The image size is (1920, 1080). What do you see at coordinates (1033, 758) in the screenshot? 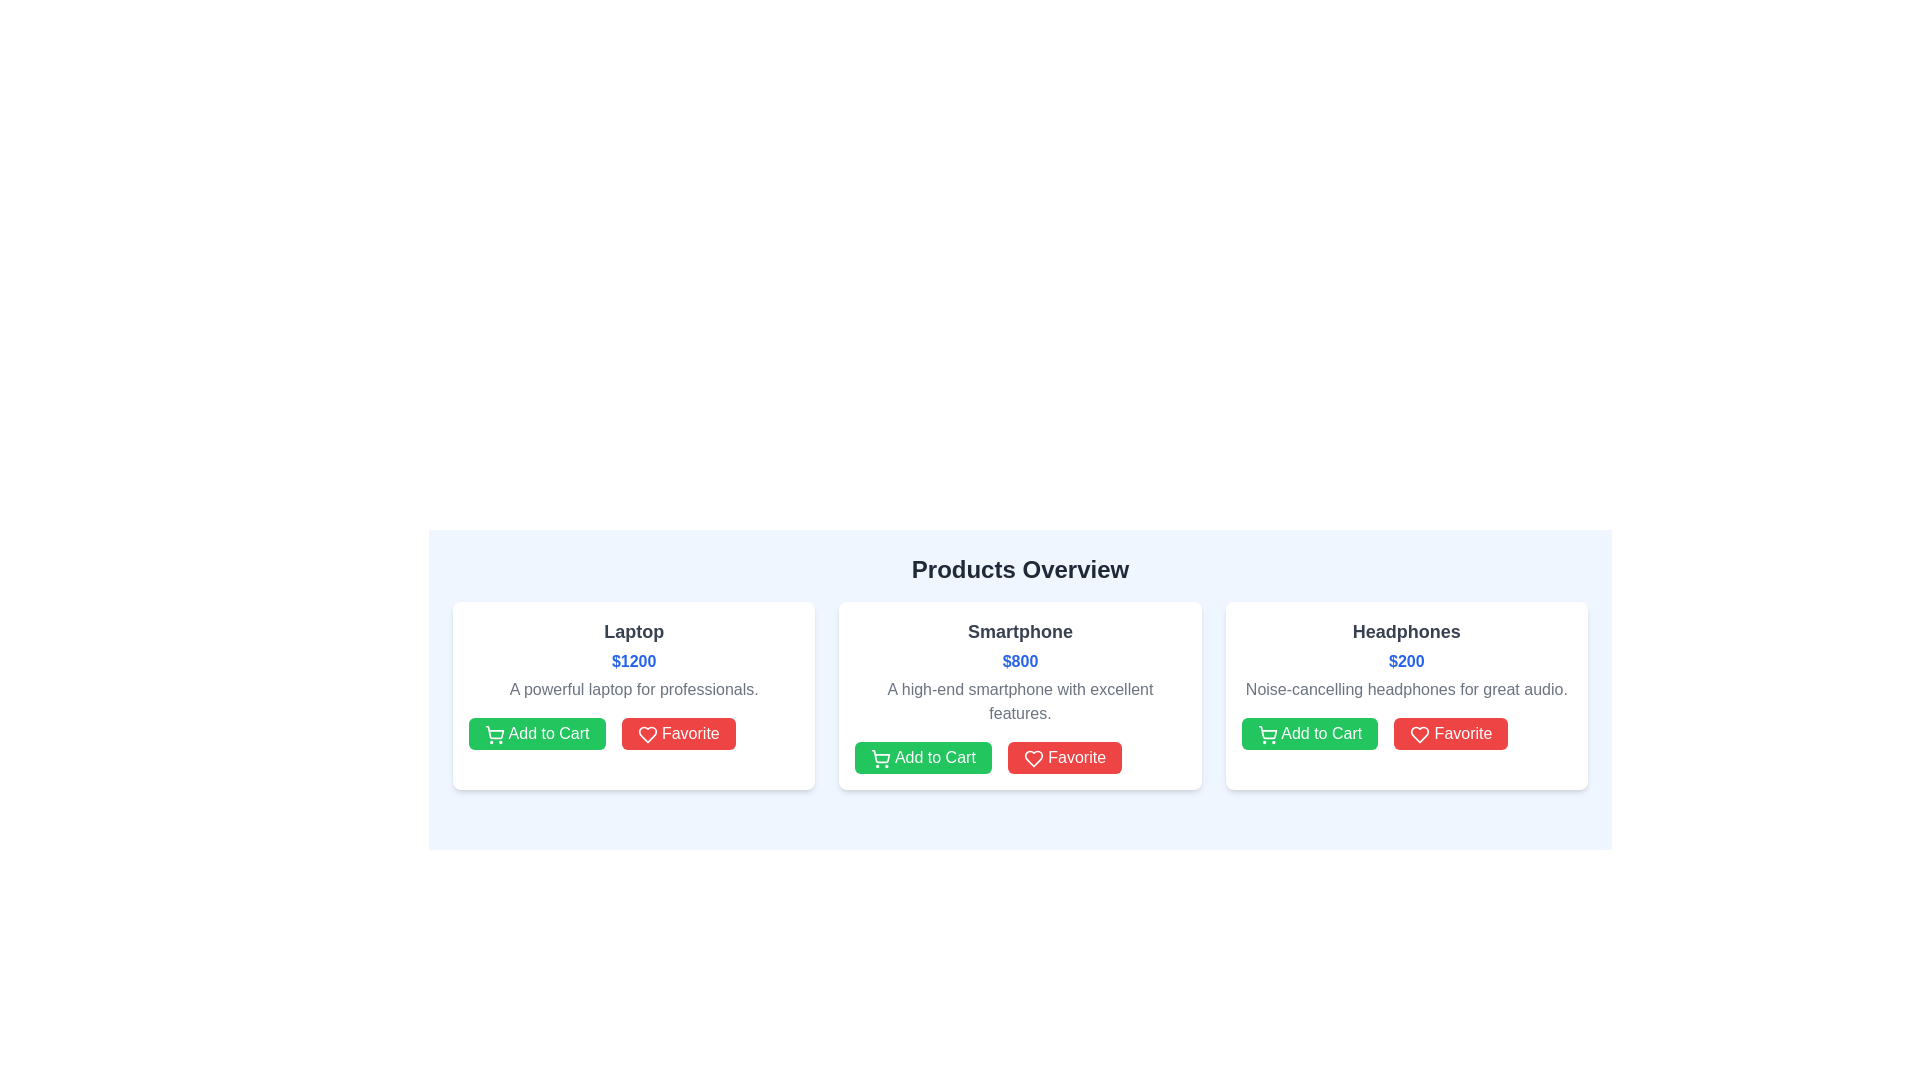
I see `the heart-shaped icon within the 'Favorite' button on the 'Smartphone' product card` at bounding box center [1033, 758].